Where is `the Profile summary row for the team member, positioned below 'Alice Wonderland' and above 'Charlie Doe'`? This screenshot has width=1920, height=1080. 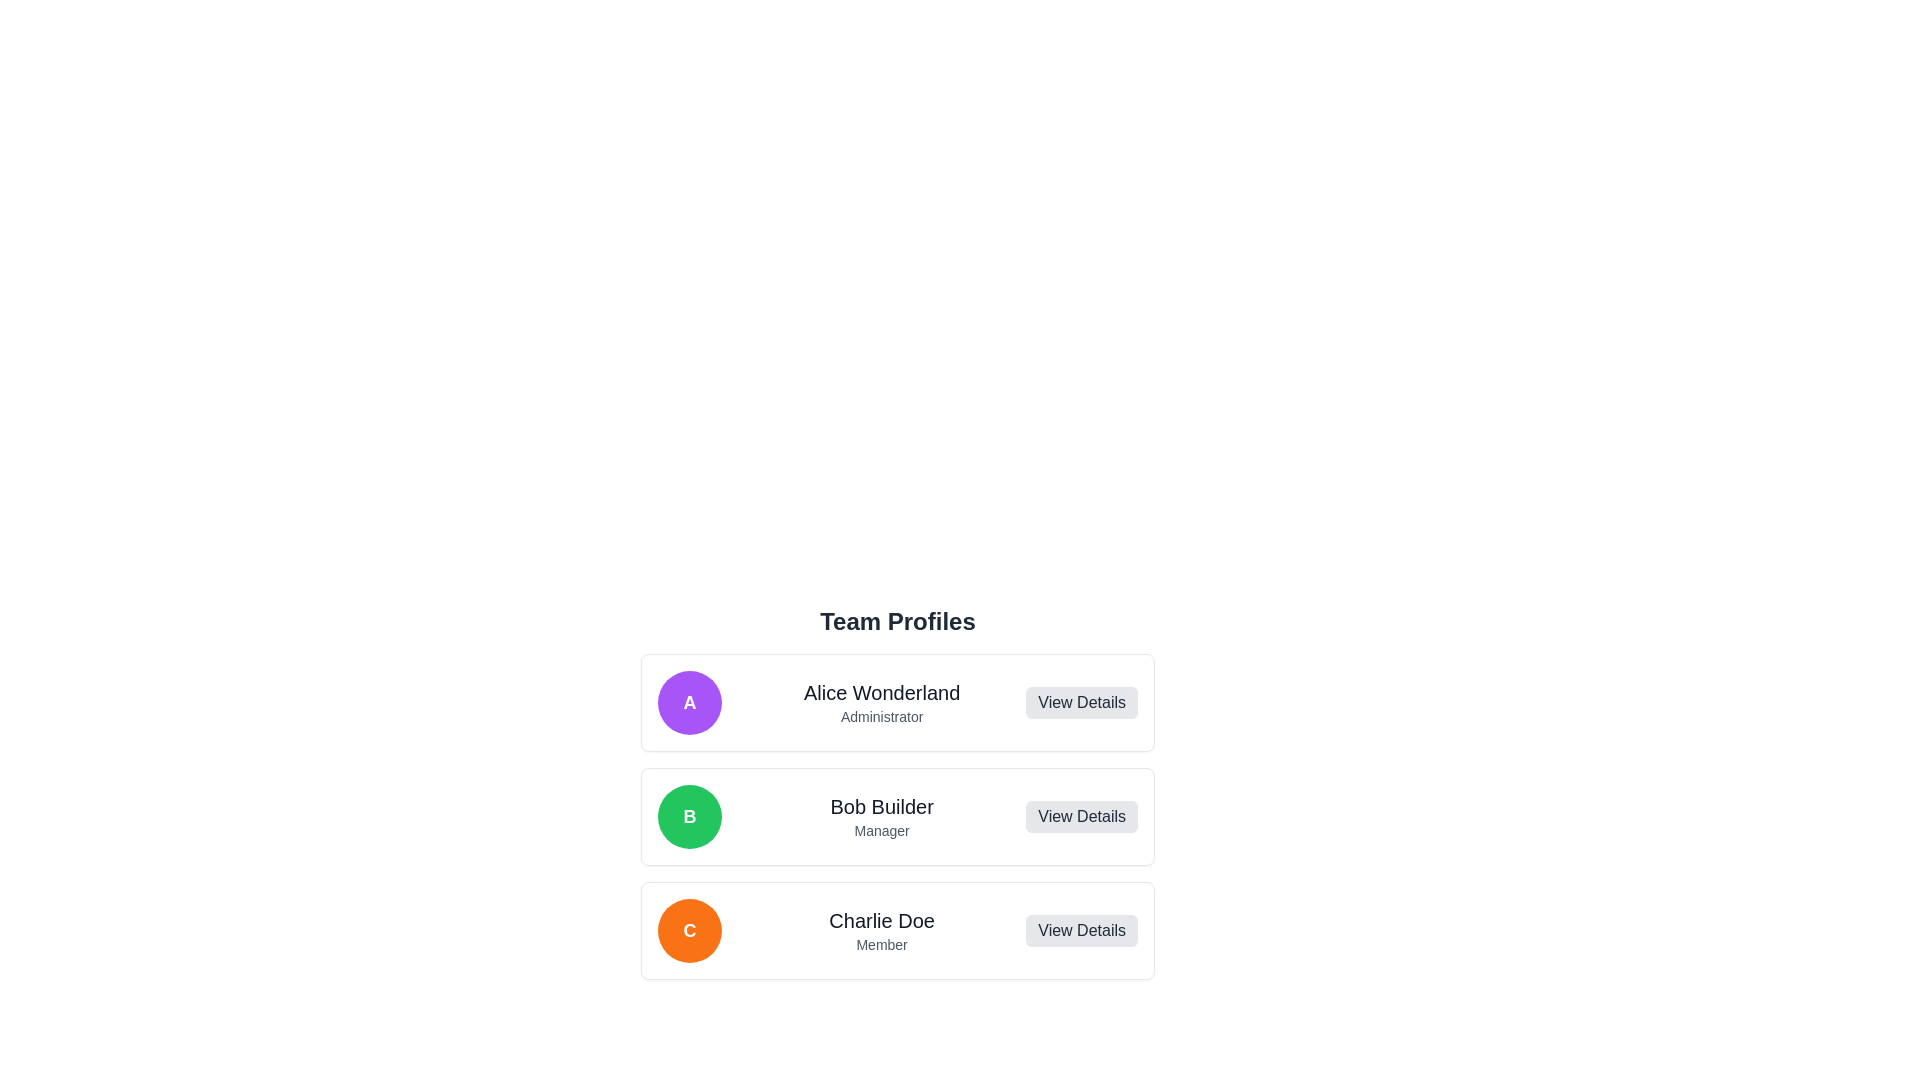 the Profile summary row for the team member, positioned below 'Alice Wonderland' and above 'Charlie Doe' is located at coordinates (896, 817).